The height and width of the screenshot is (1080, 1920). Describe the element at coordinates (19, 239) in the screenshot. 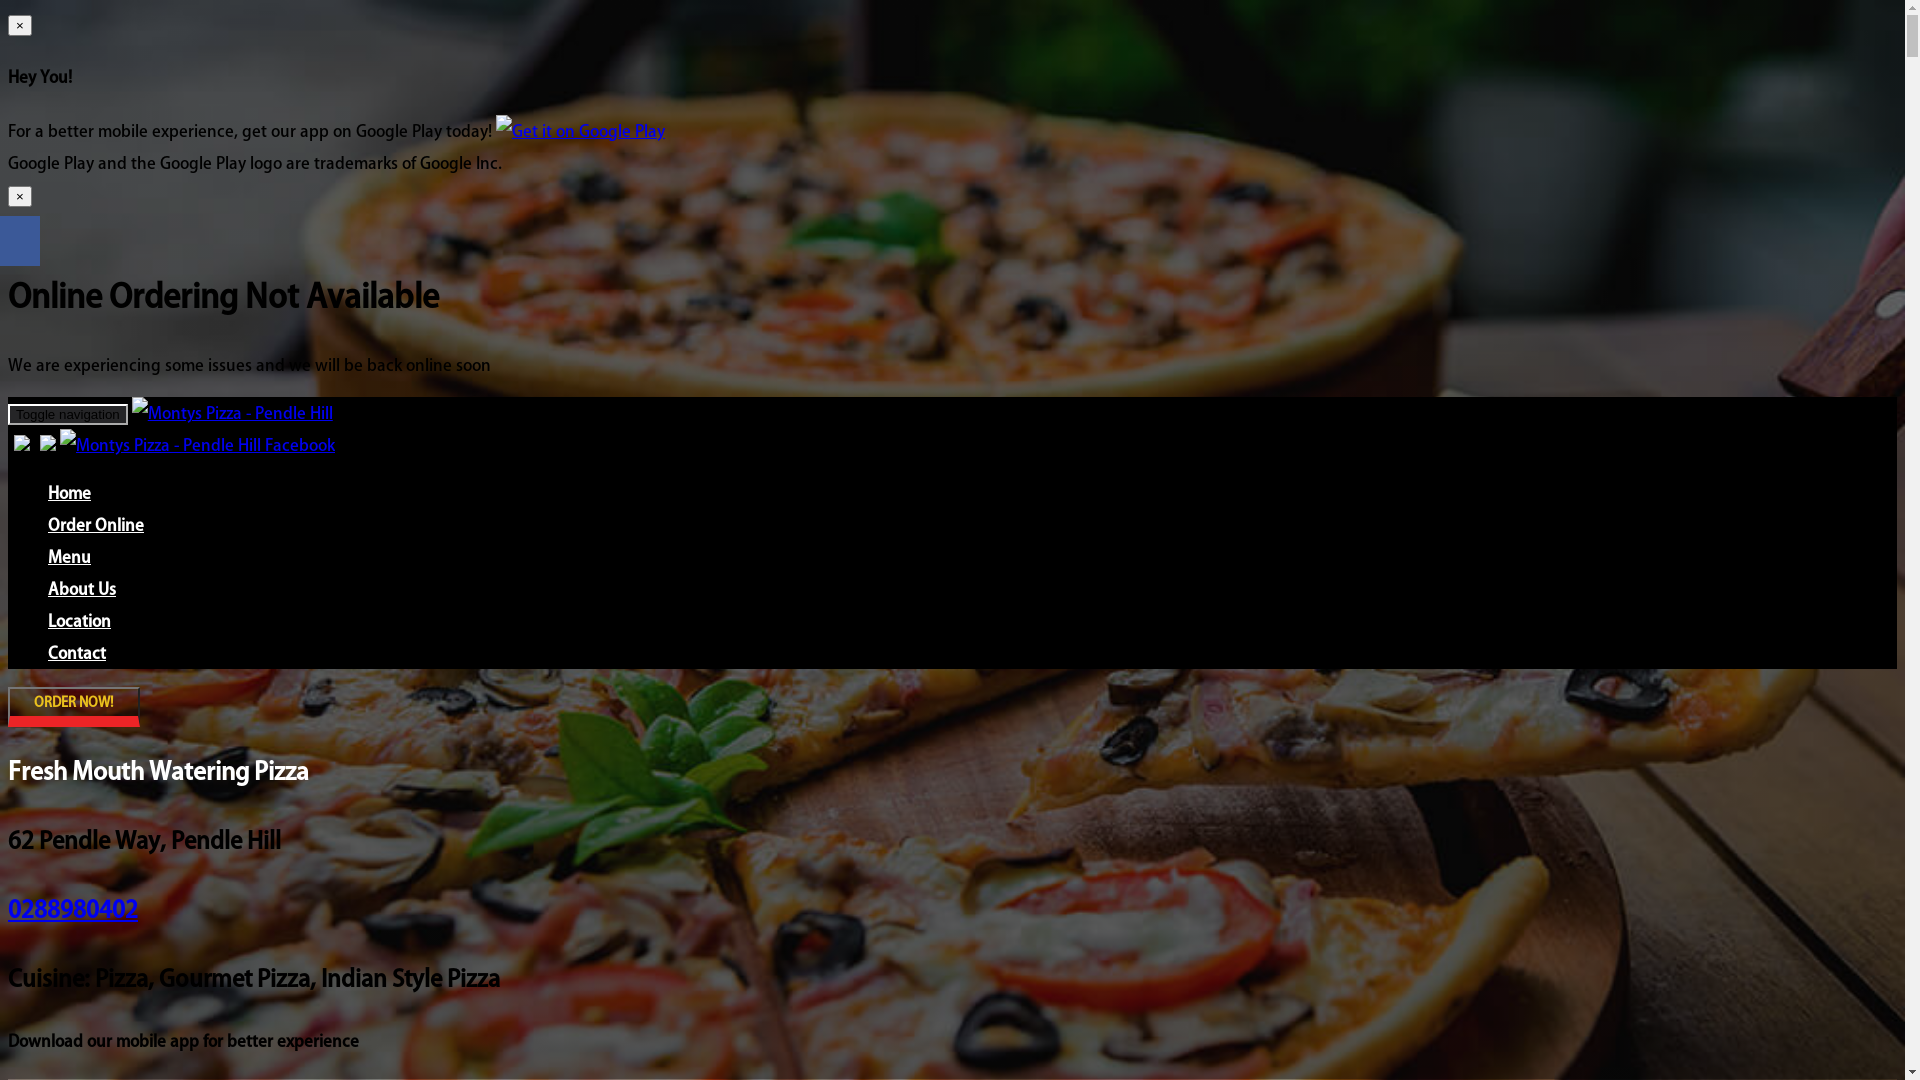

I see `'Share on Facebook'` at that location.